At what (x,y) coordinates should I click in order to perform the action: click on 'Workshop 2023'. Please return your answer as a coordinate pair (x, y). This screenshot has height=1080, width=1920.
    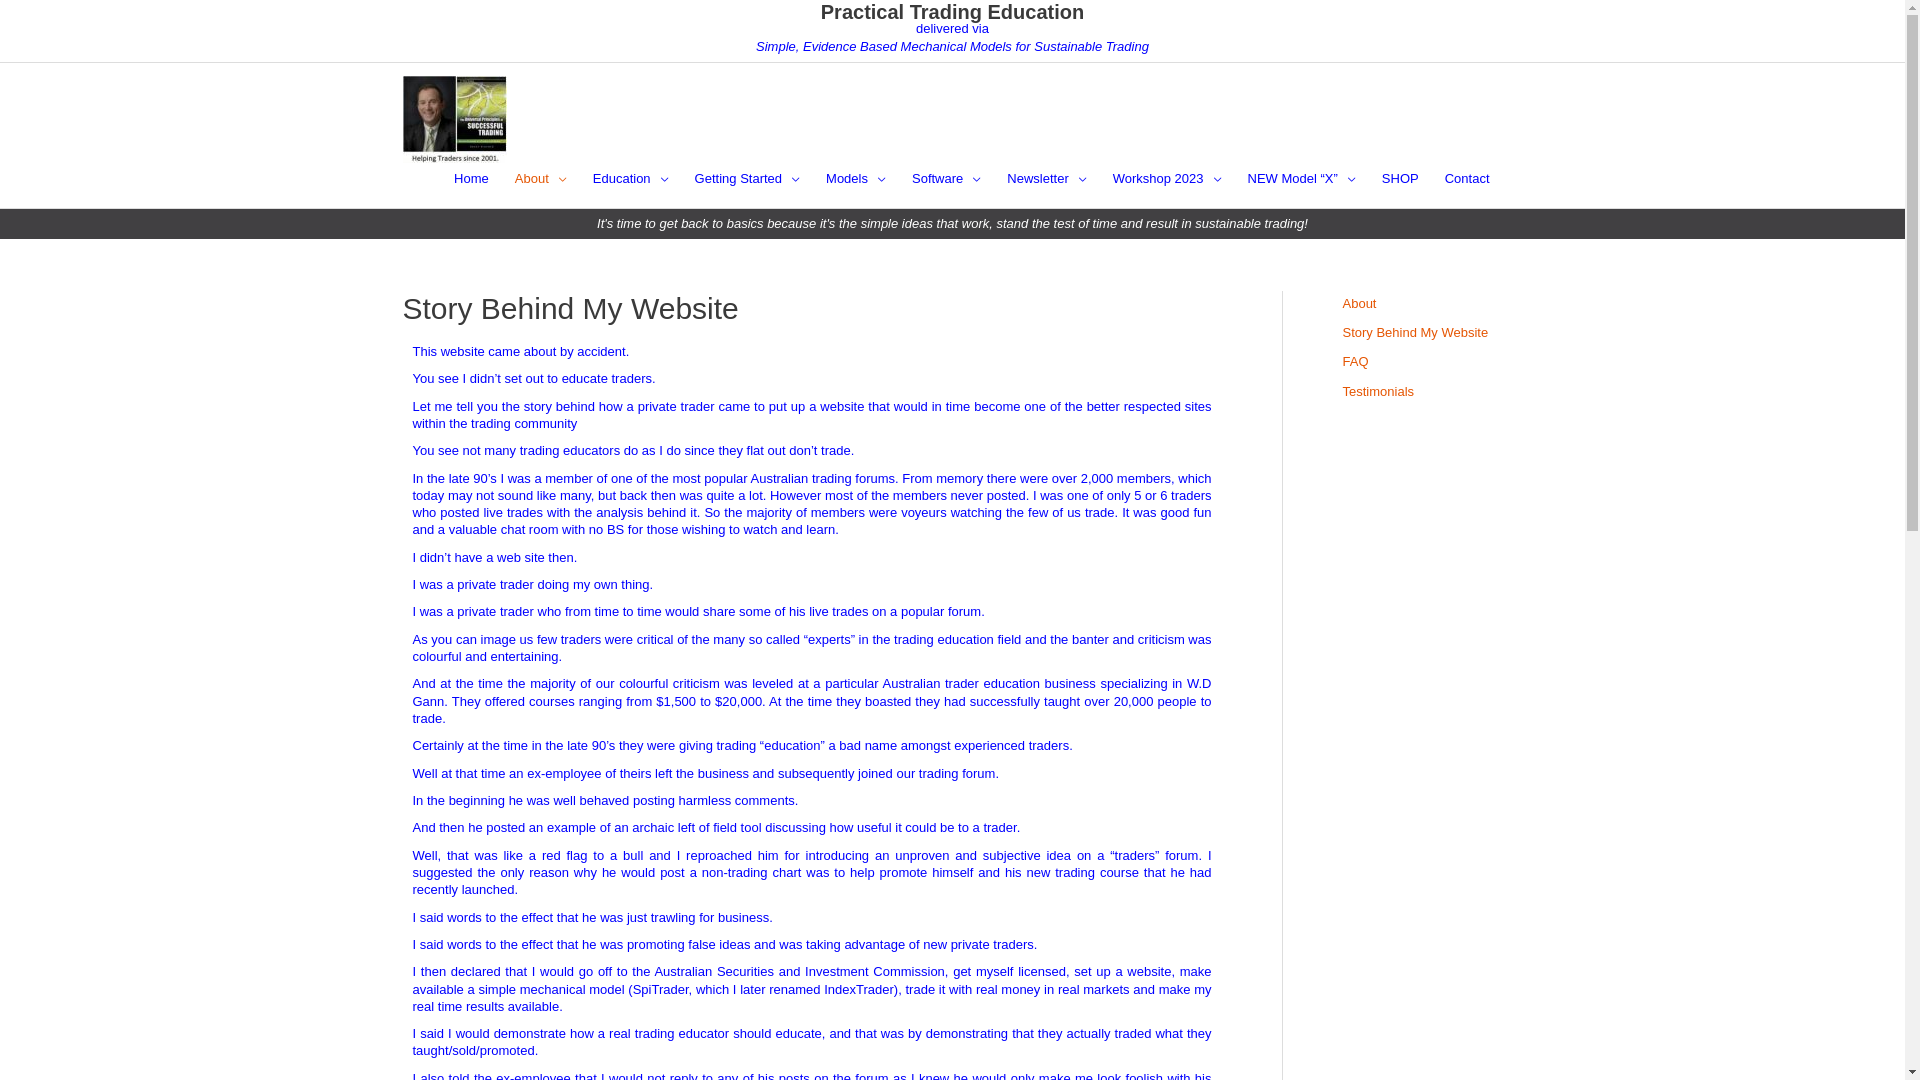
    Looking at the image, I should click on (1167, 177).